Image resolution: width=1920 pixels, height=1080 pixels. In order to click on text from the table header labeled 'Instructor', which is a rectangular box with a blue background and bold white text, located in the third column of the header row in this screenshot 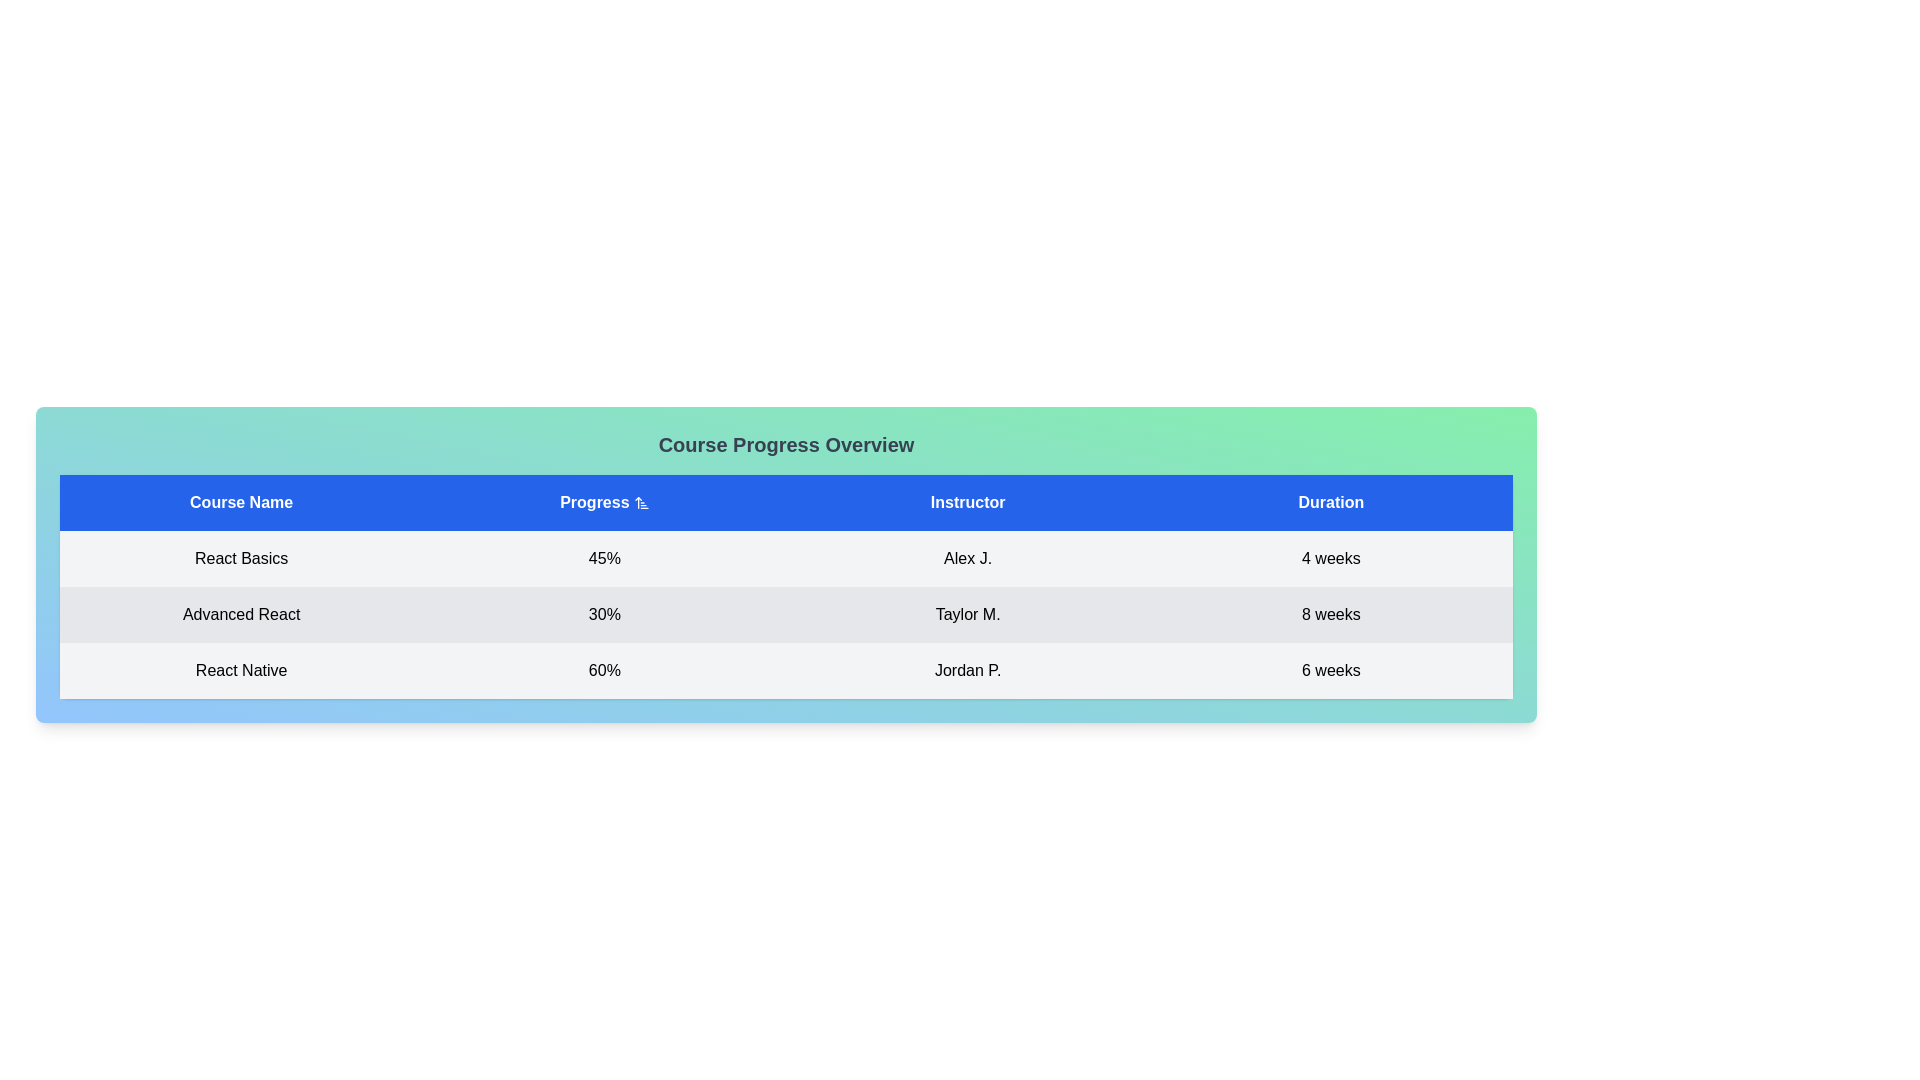, I will do `click(968, 501)`.